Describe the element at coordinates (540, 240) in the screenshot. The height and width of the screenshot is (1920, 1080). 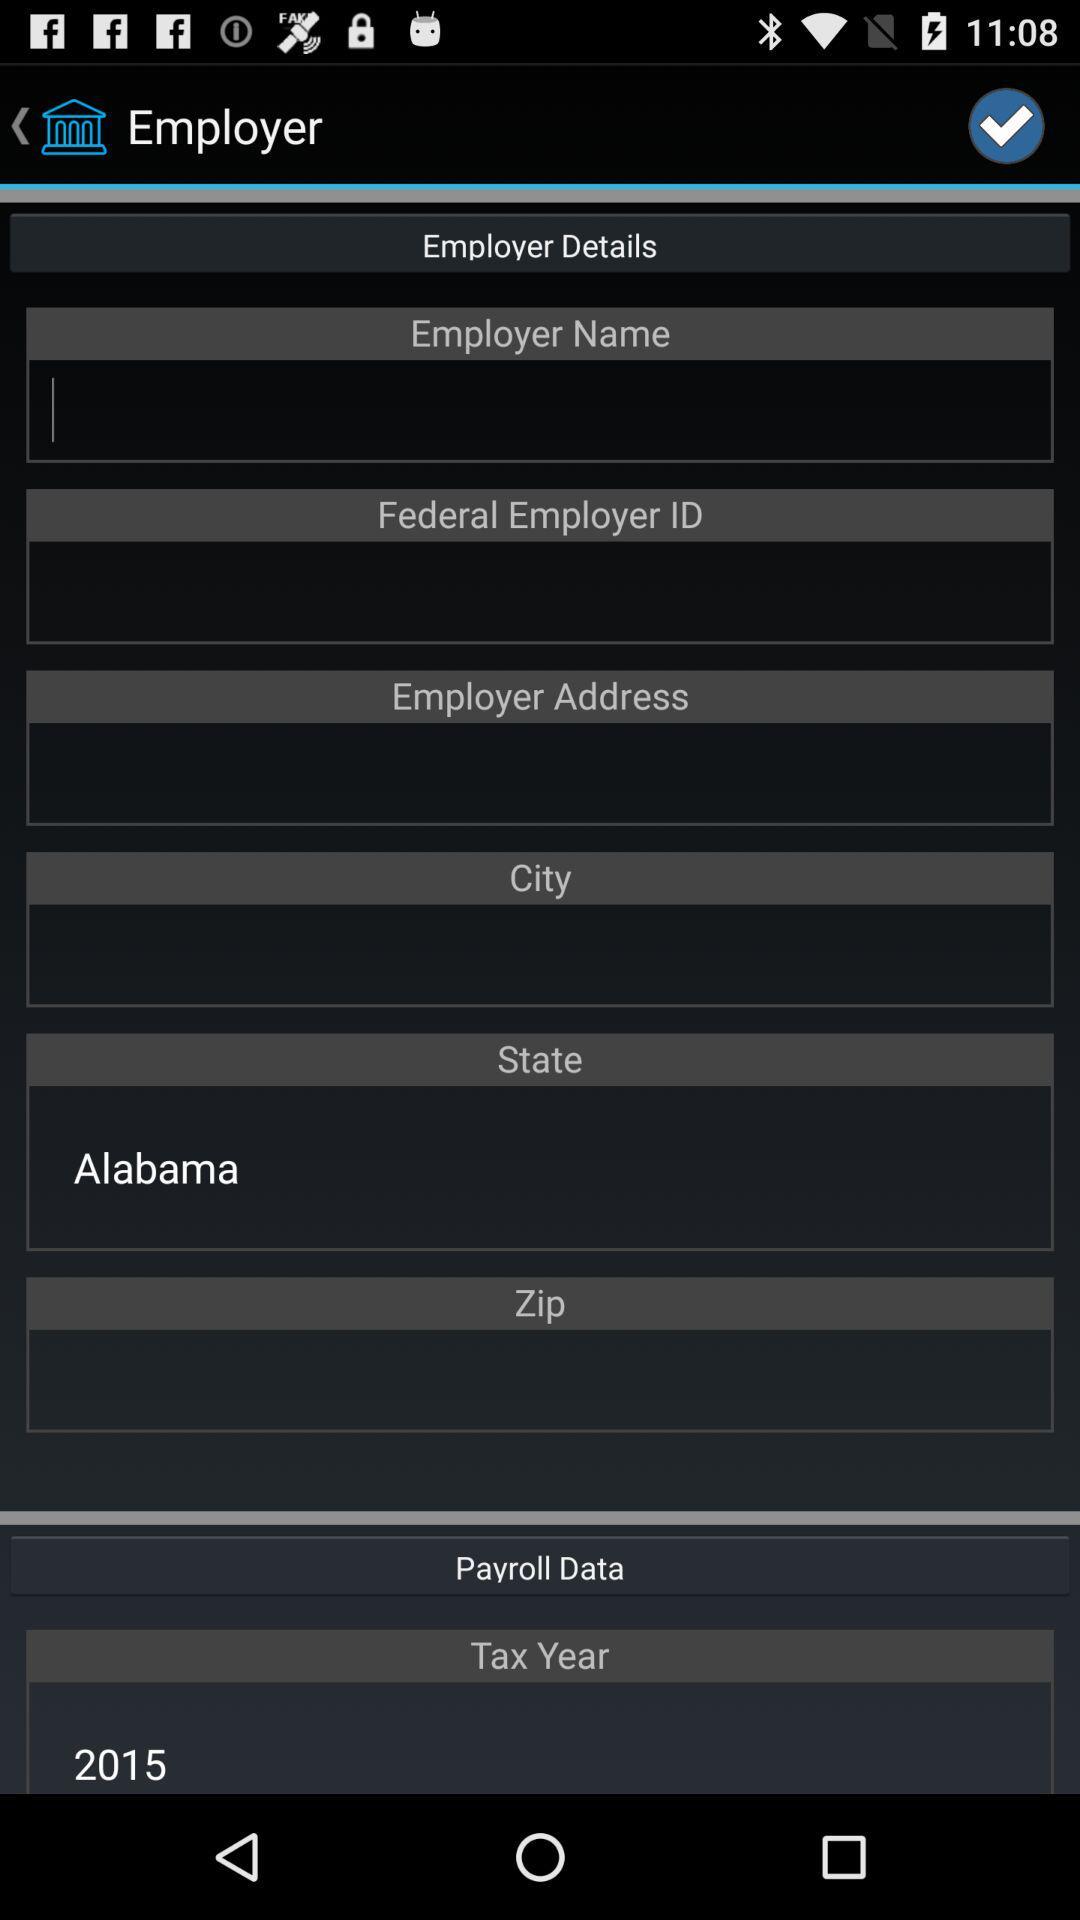
I see `employer details icon` at that location.